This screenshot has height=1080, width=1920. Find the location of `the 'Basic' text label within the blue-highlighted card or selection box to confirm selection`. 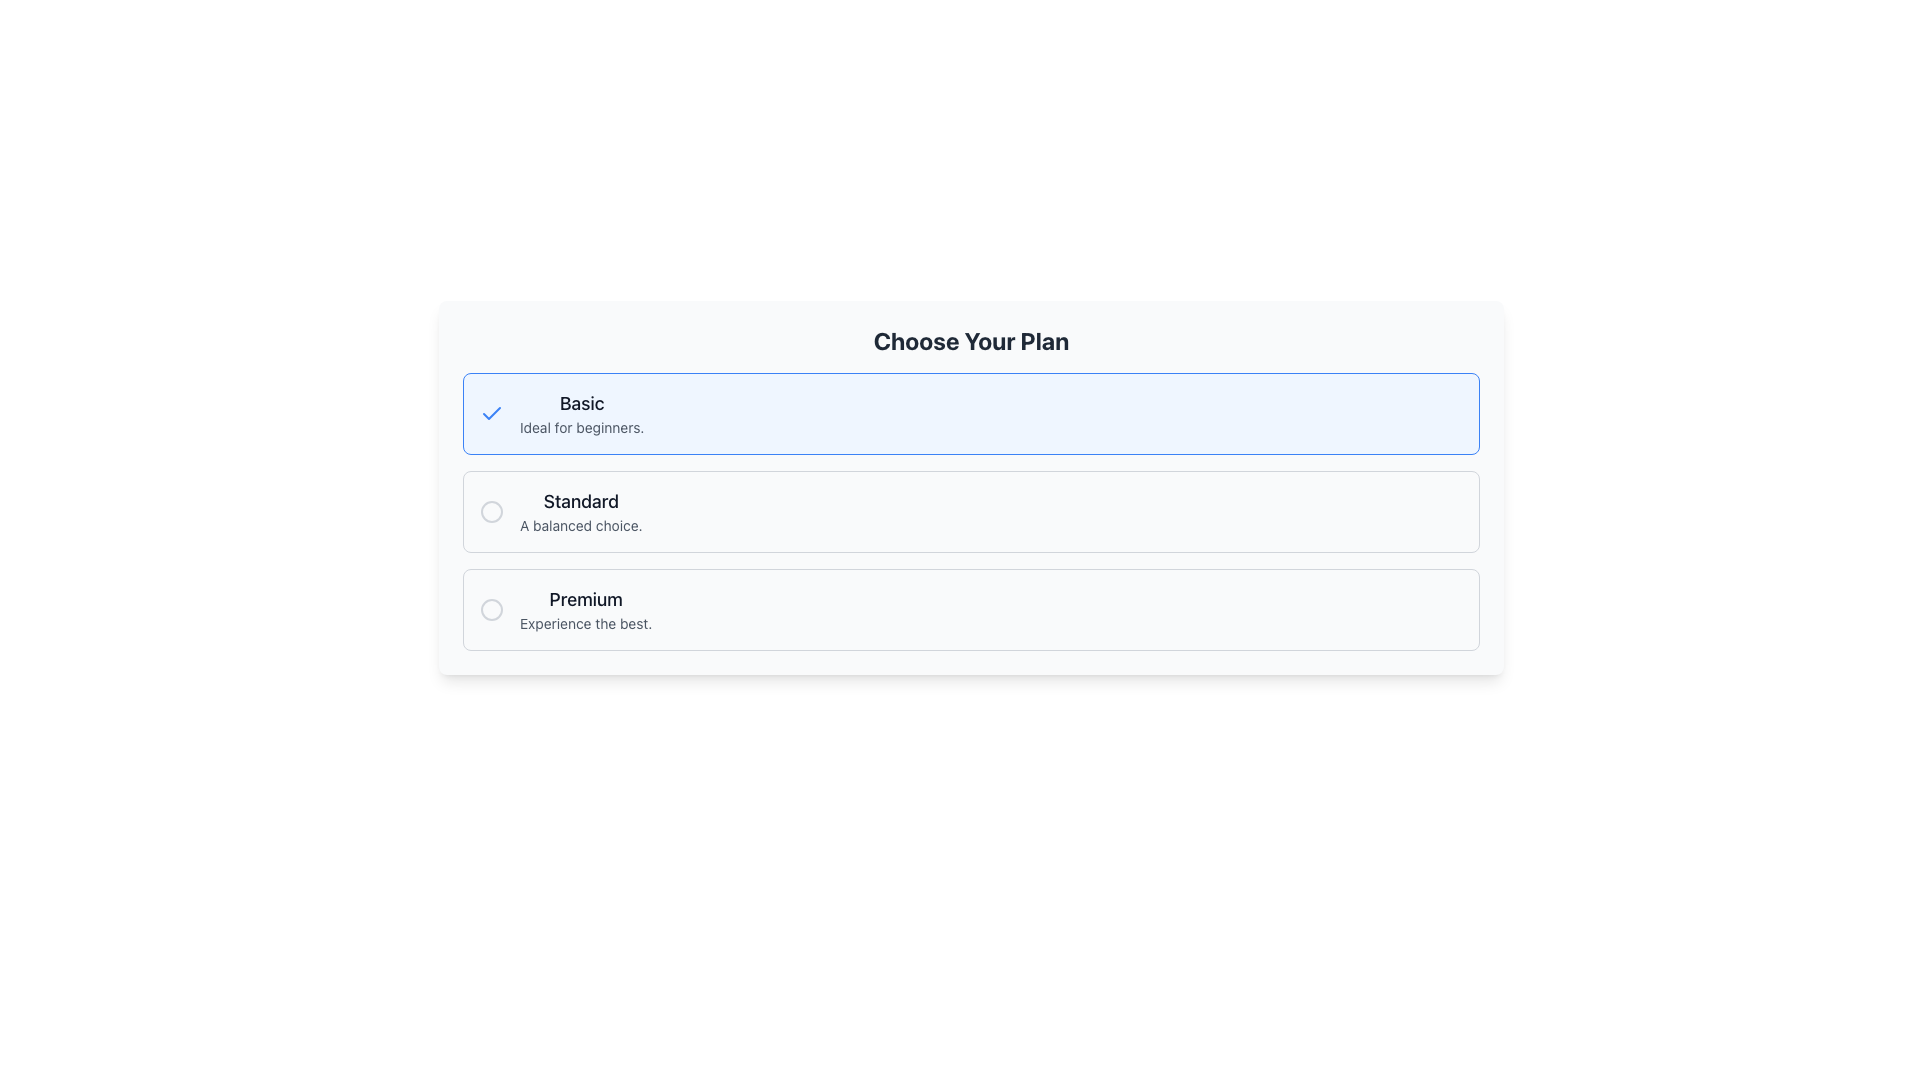

the 'Basic' text label within the blue-highlighted card or selection box to confirm selection is located at coordinates (581, 412).